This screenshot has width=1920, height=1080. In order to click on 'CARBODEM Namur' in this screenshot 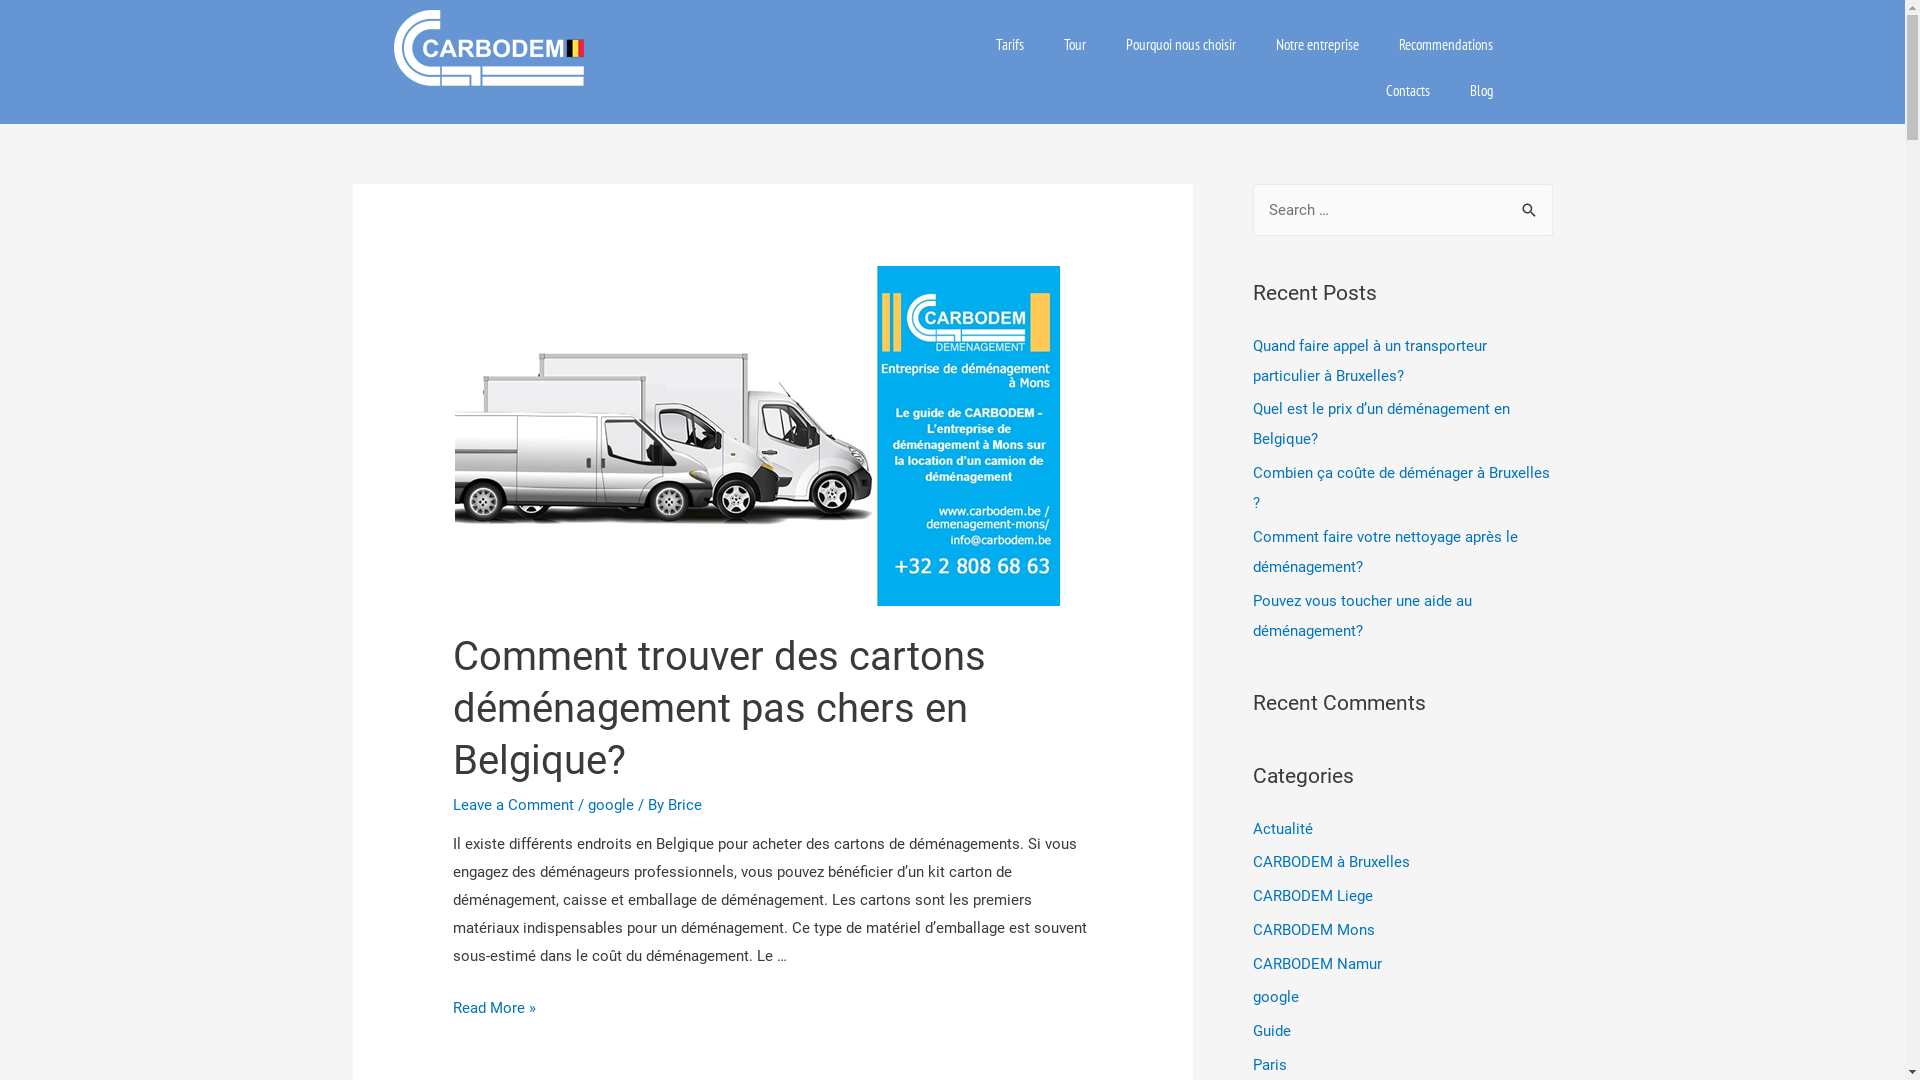, I will do `click(1316, 962)`.